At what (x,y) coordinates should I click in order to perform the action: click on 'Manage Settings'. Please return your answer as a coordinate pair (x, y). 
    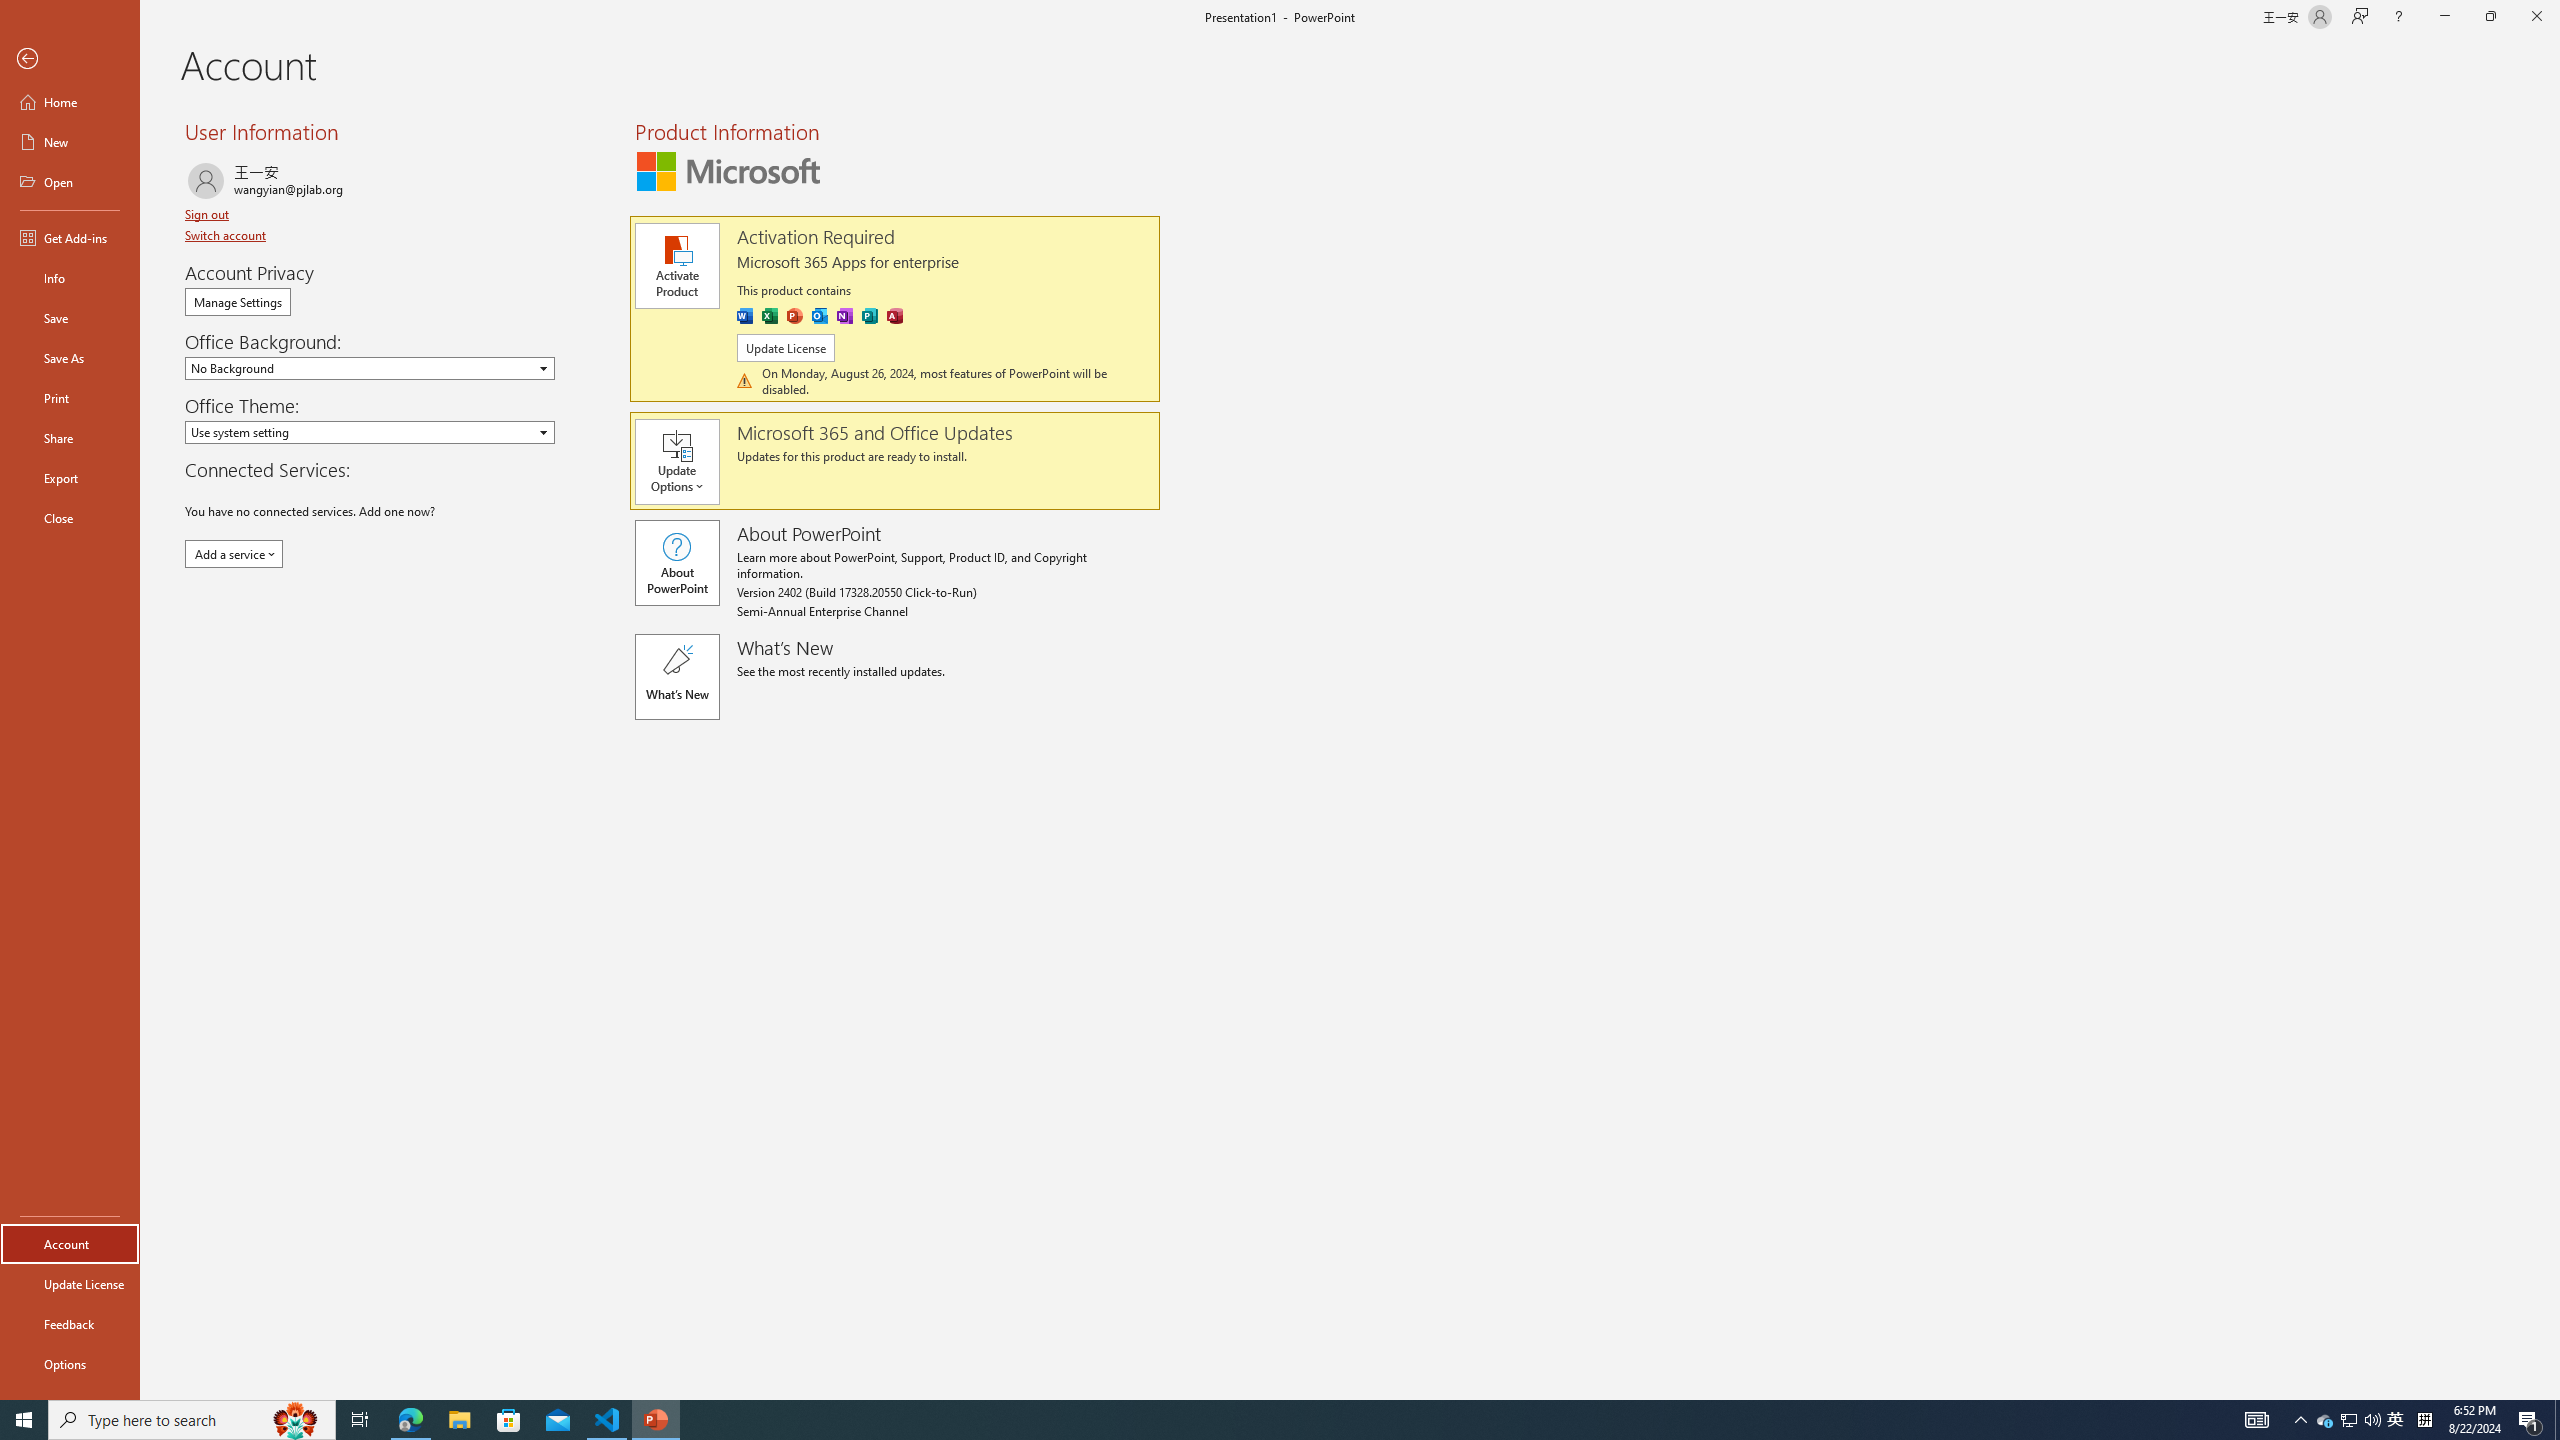
    Looking at the image, I should click on (237, 300).